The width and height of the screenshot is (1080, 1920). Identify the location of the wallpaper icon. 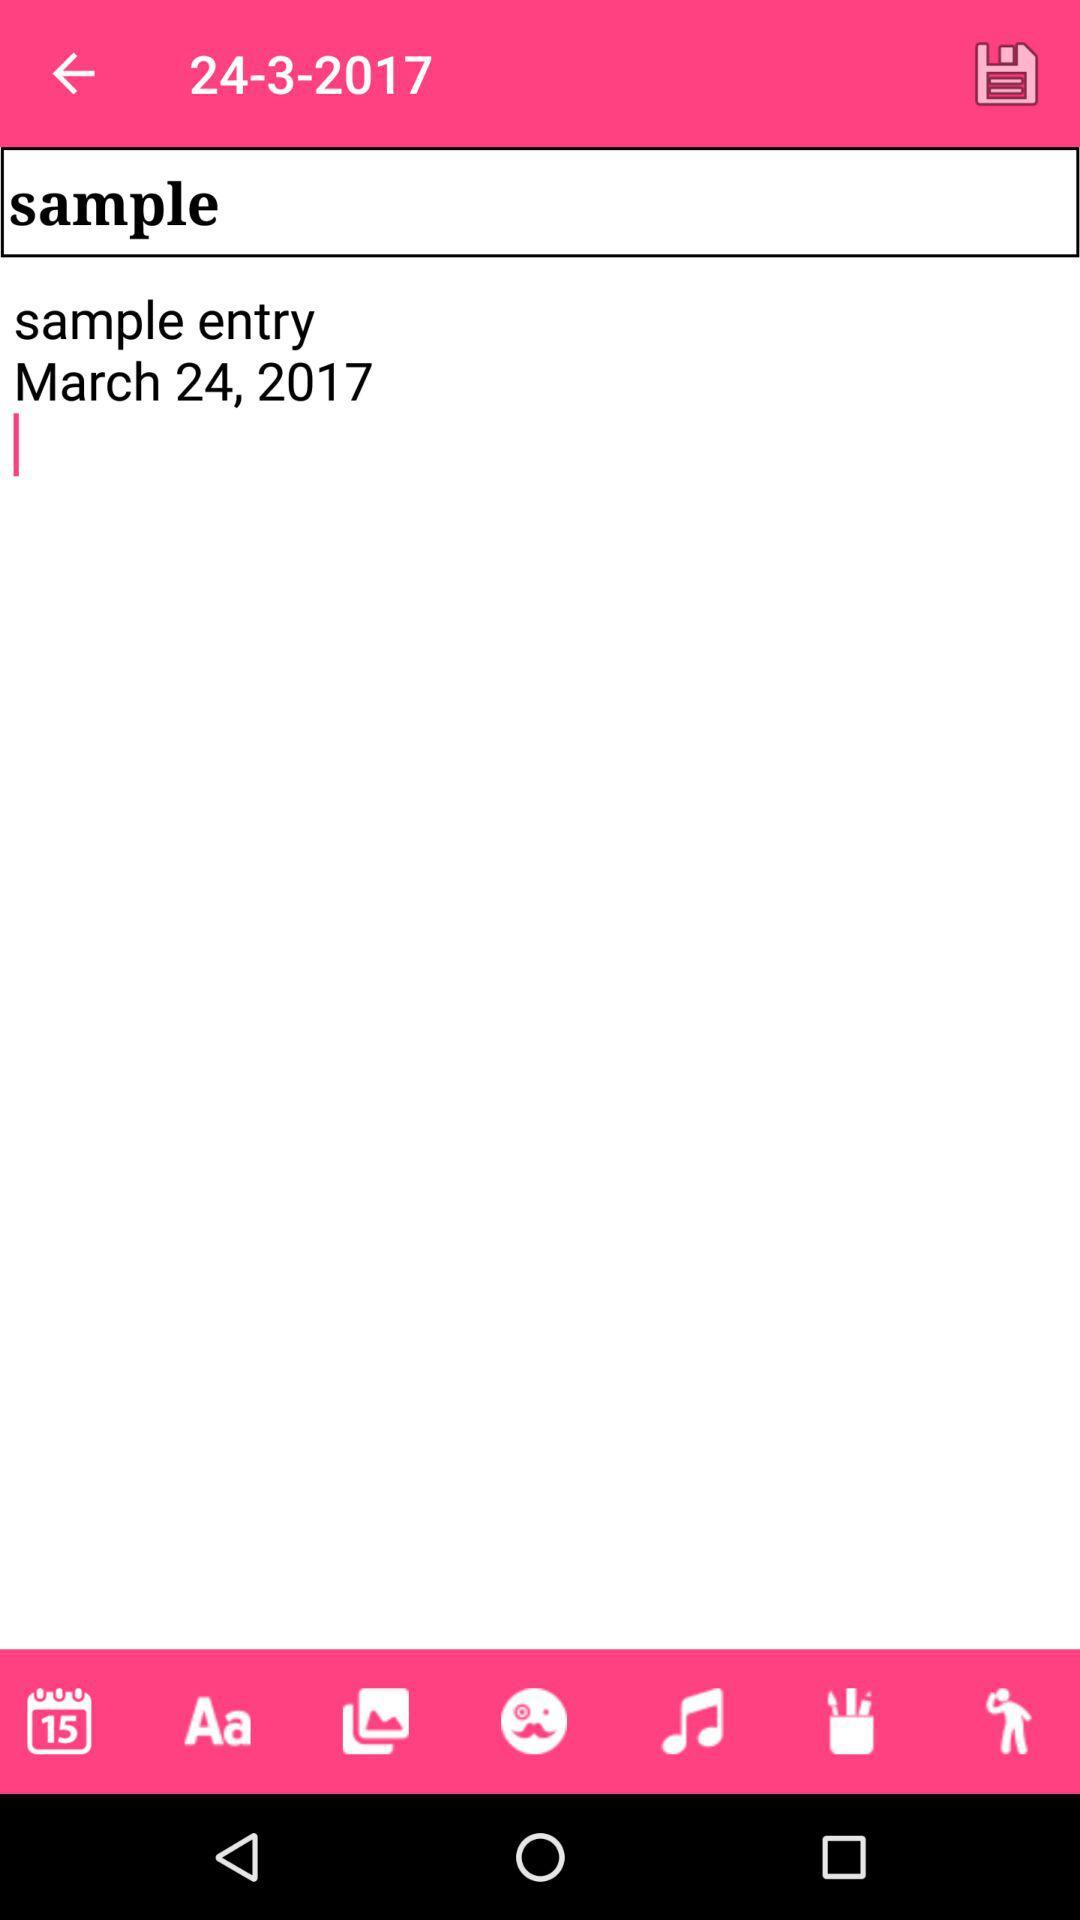
(375, 1720).